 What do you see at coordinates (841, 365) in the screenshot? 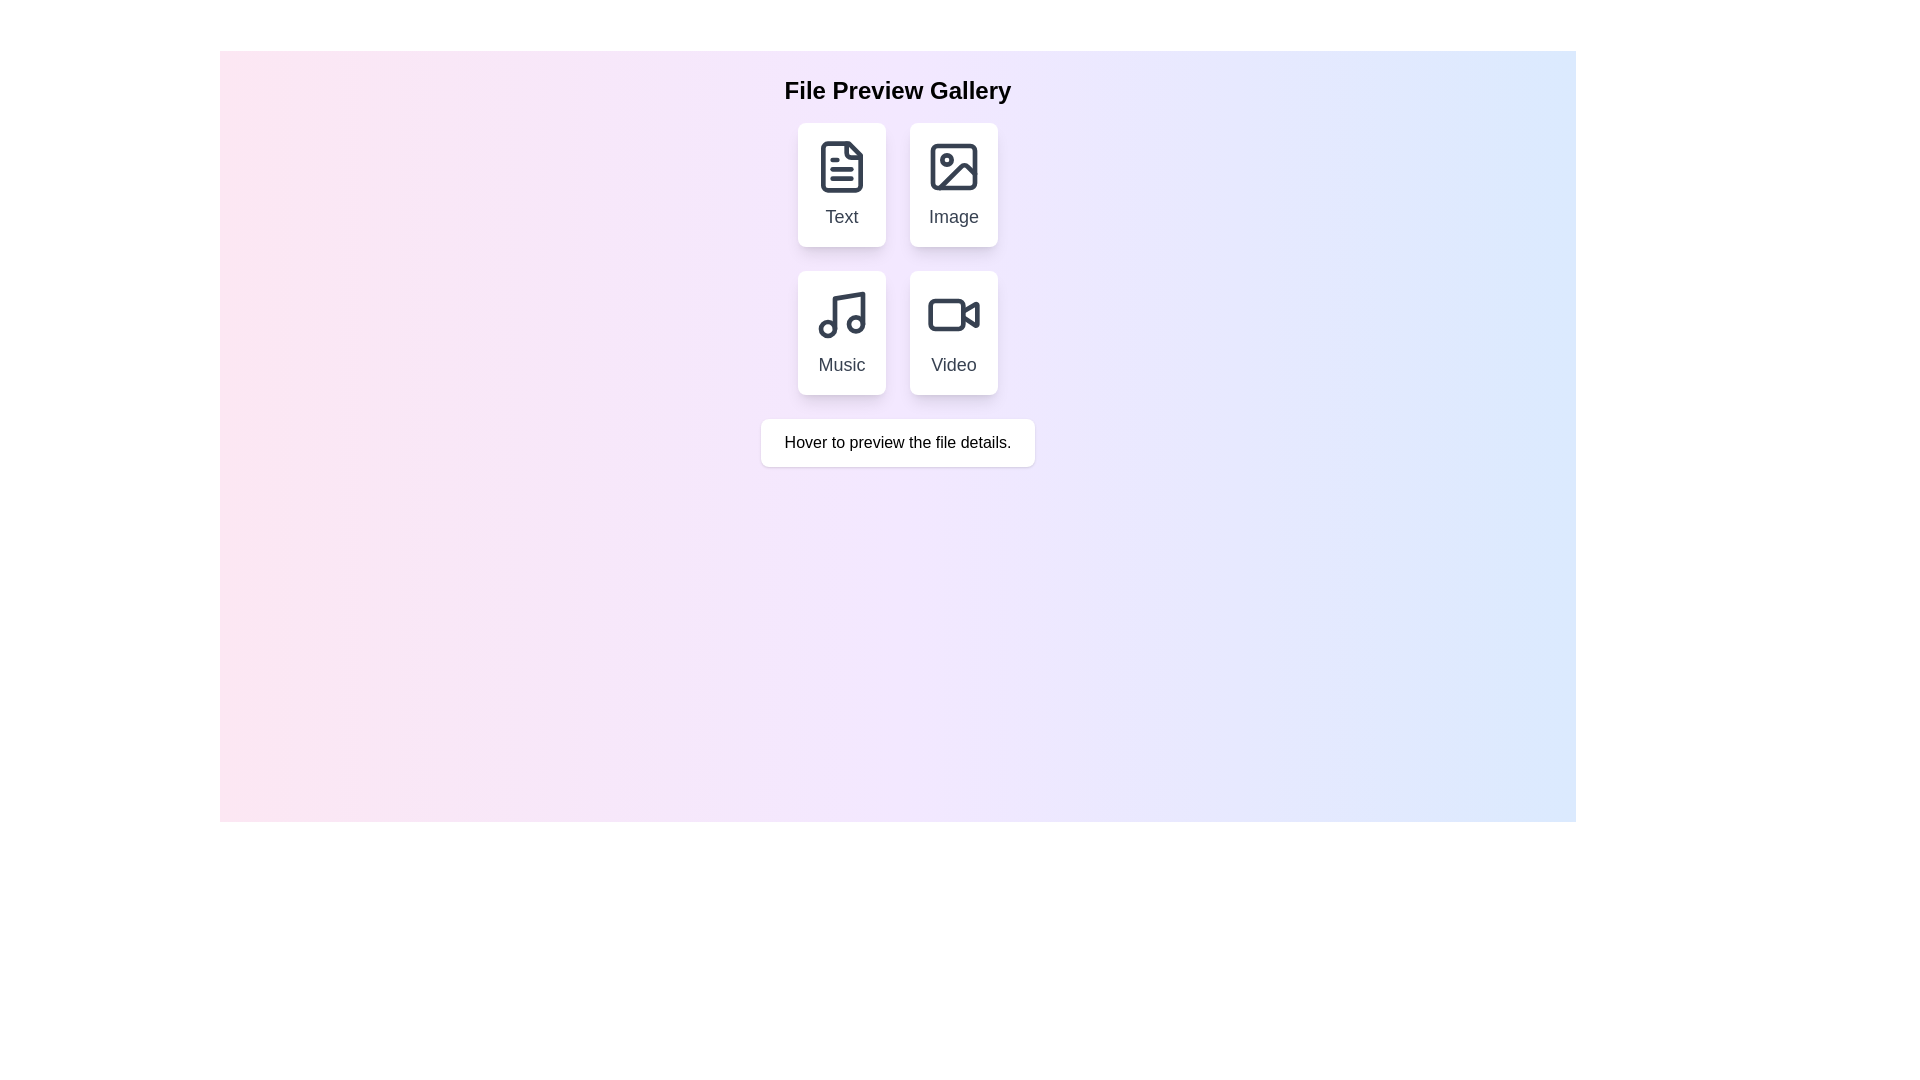
I see `text label indicating the 'Music' section located within the card in the bottom row, left column of the grid layout` at bounding box center [841, 365].